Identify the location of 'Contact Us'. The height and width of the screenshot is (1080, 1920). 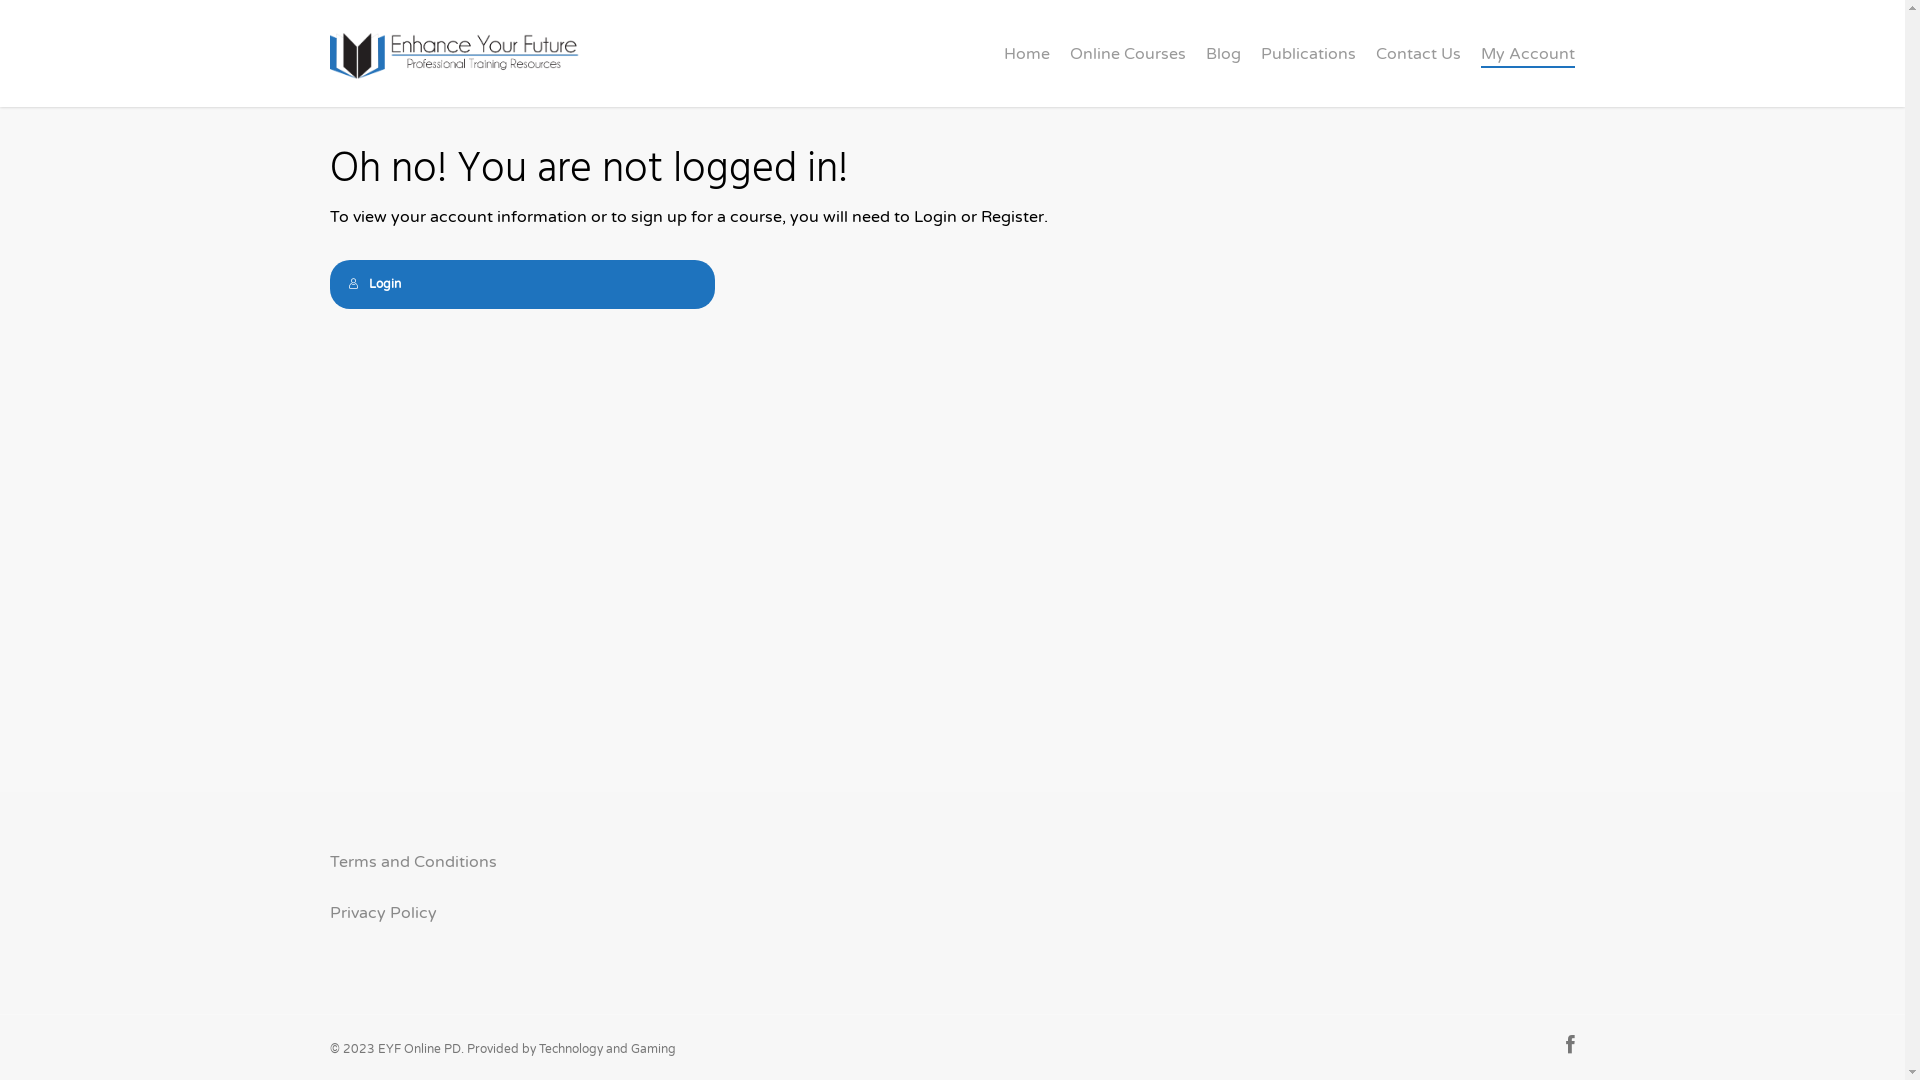
(1375, 53).